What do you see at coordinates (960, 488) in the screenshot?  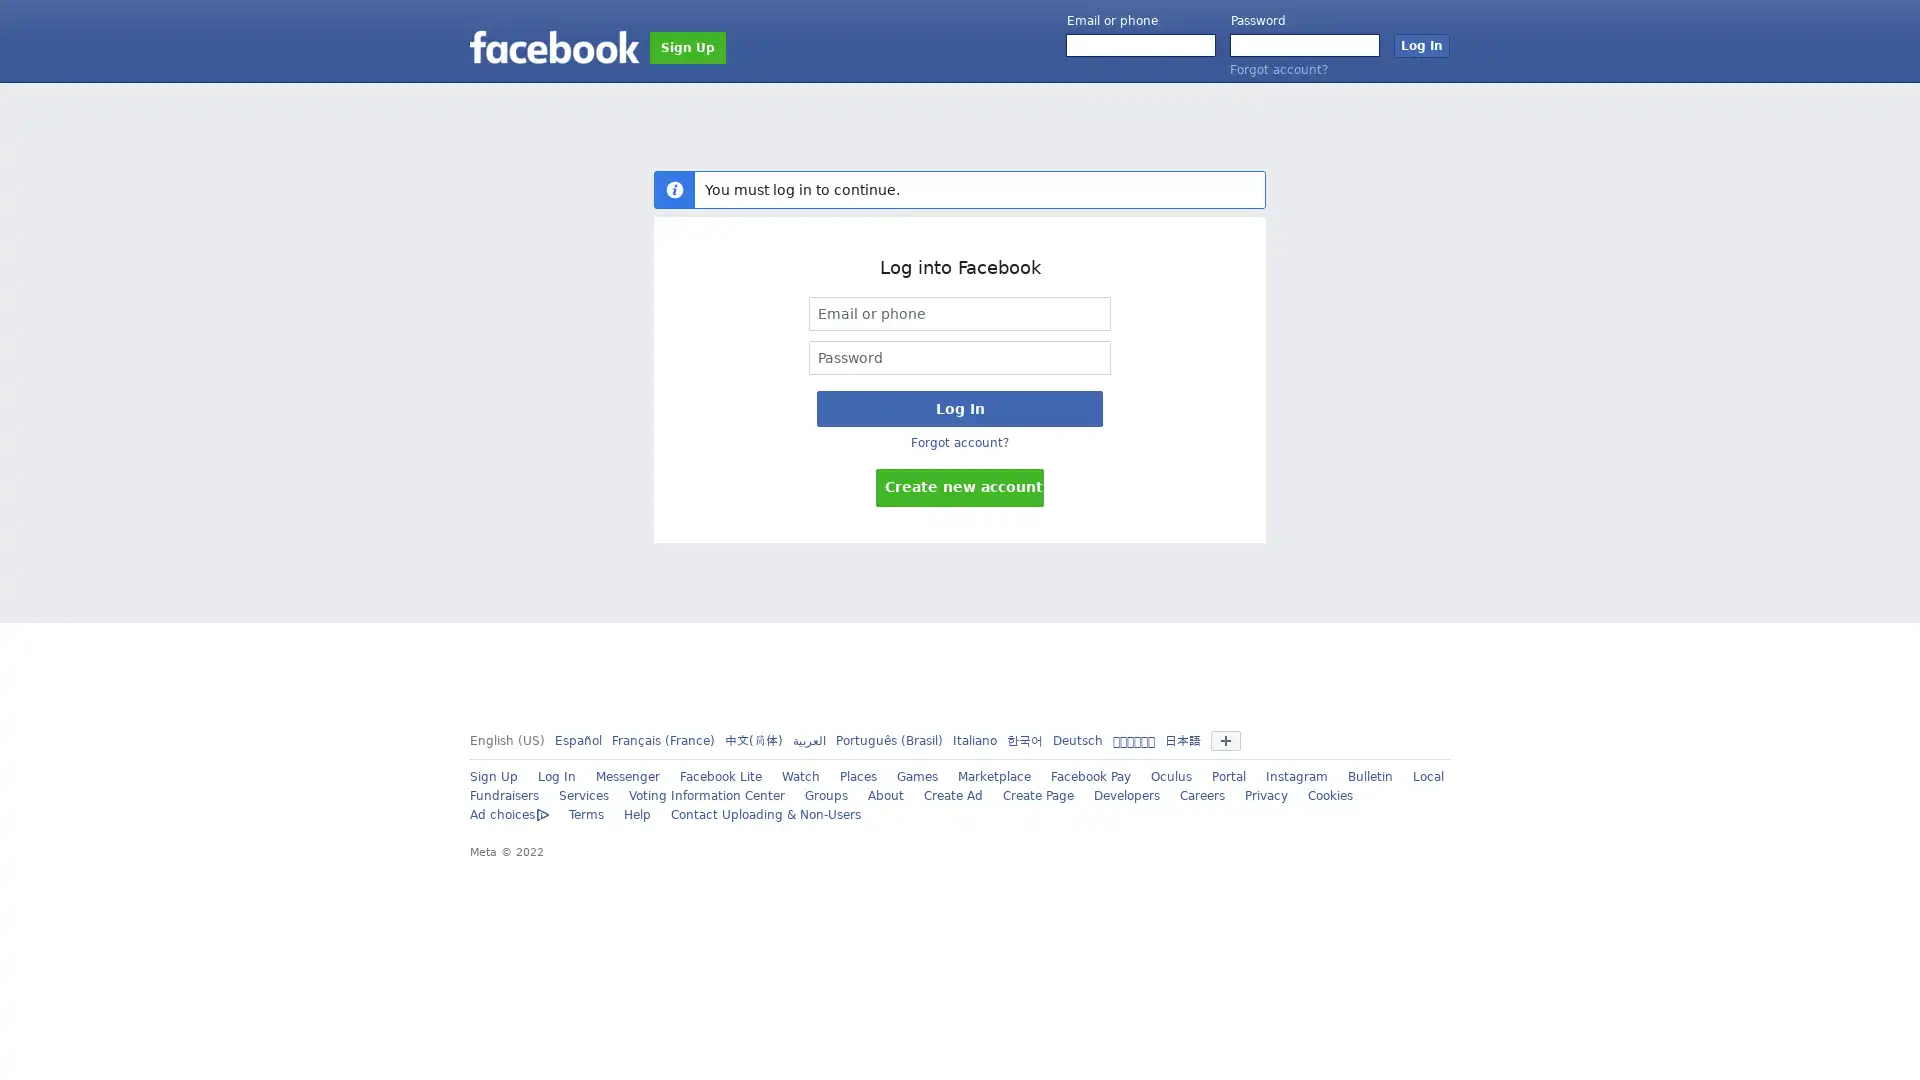 I see `Create new account` at bounding box center [960, 488].